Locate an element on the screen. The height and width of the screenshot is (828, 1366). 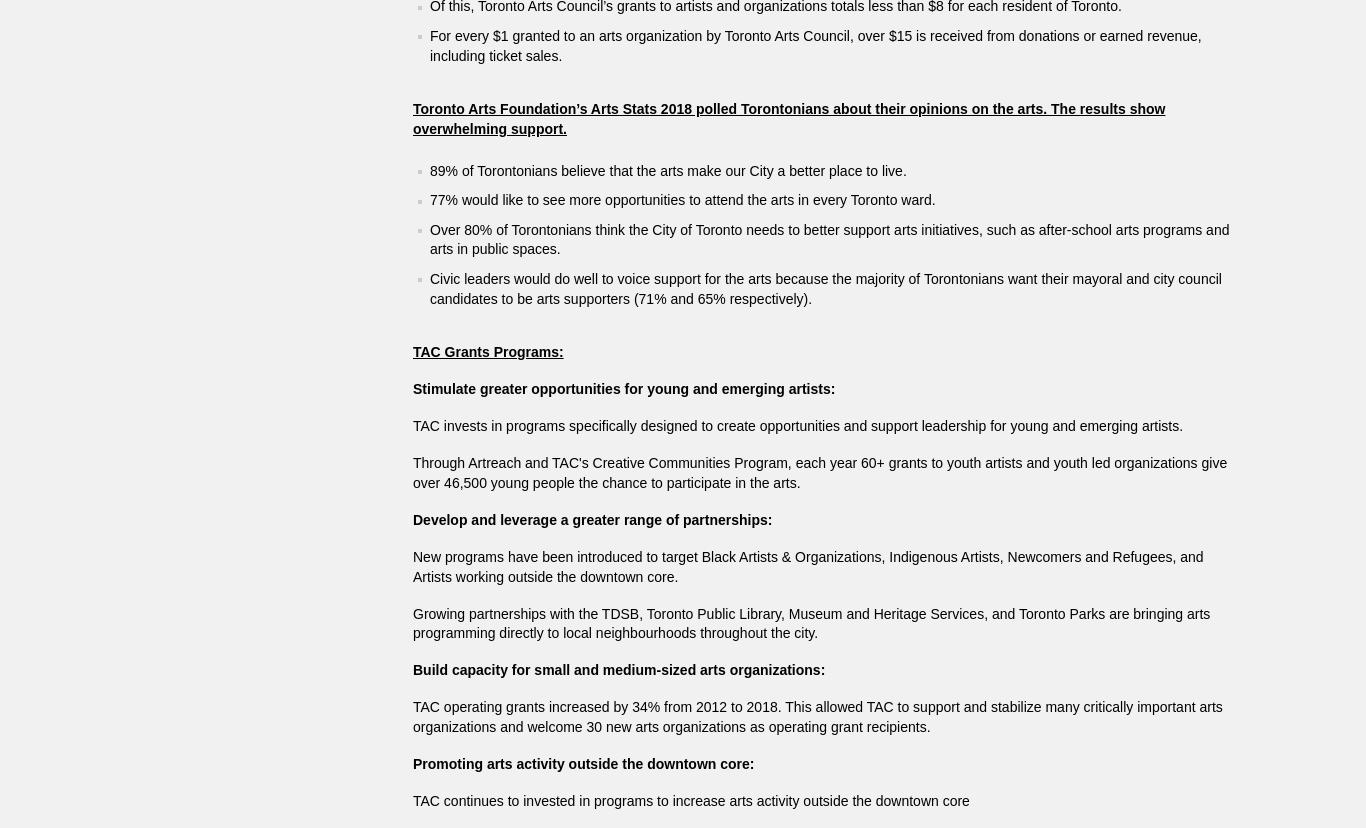
'TAC operating grants increased by 34% from 2012 to 2018. This allowed TAC to support and stabilize many critically important arts organizations and welcome 30 new arts organizations as operating grant recipients.' is located at coordinates (816, 716).